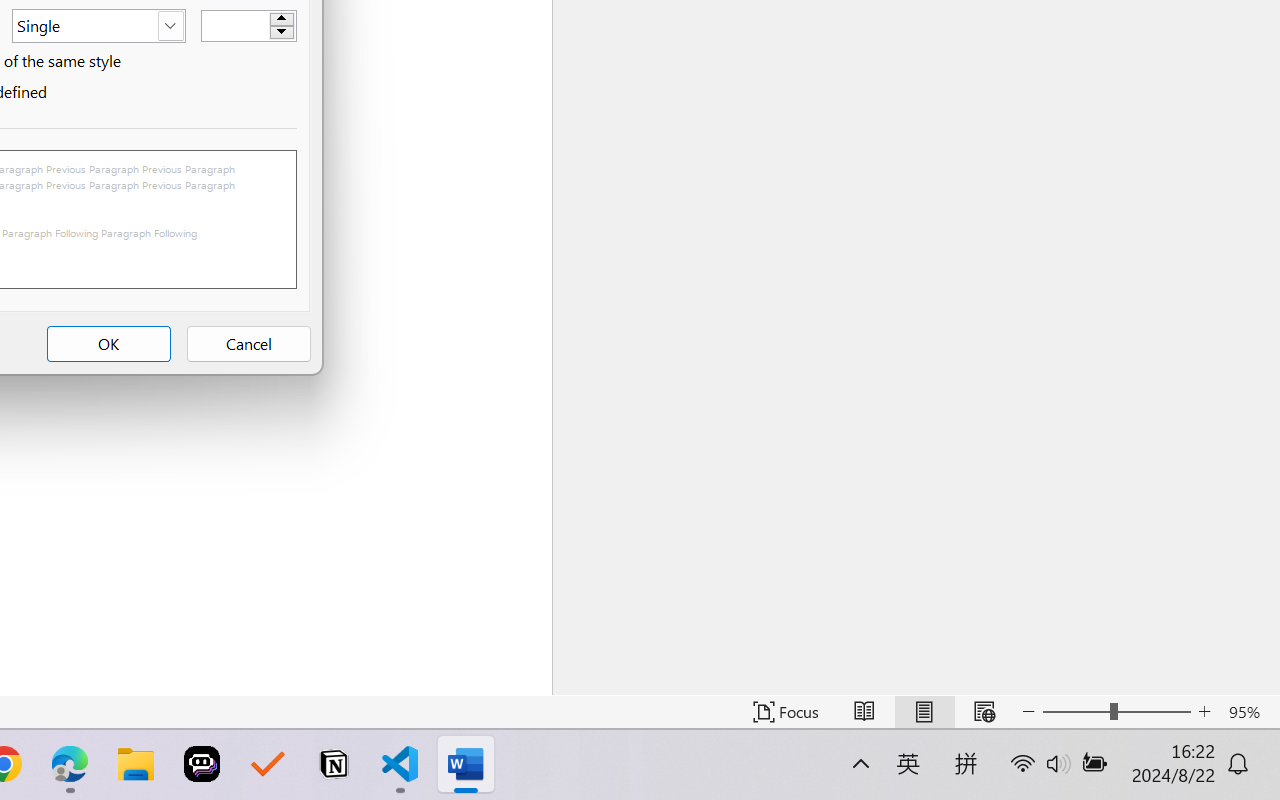 This screenshot has width=1280, height=800. What do you see at coordinates (107, 344) in the screenshot?
I see `'OK'` at bounding box center [107, 344].